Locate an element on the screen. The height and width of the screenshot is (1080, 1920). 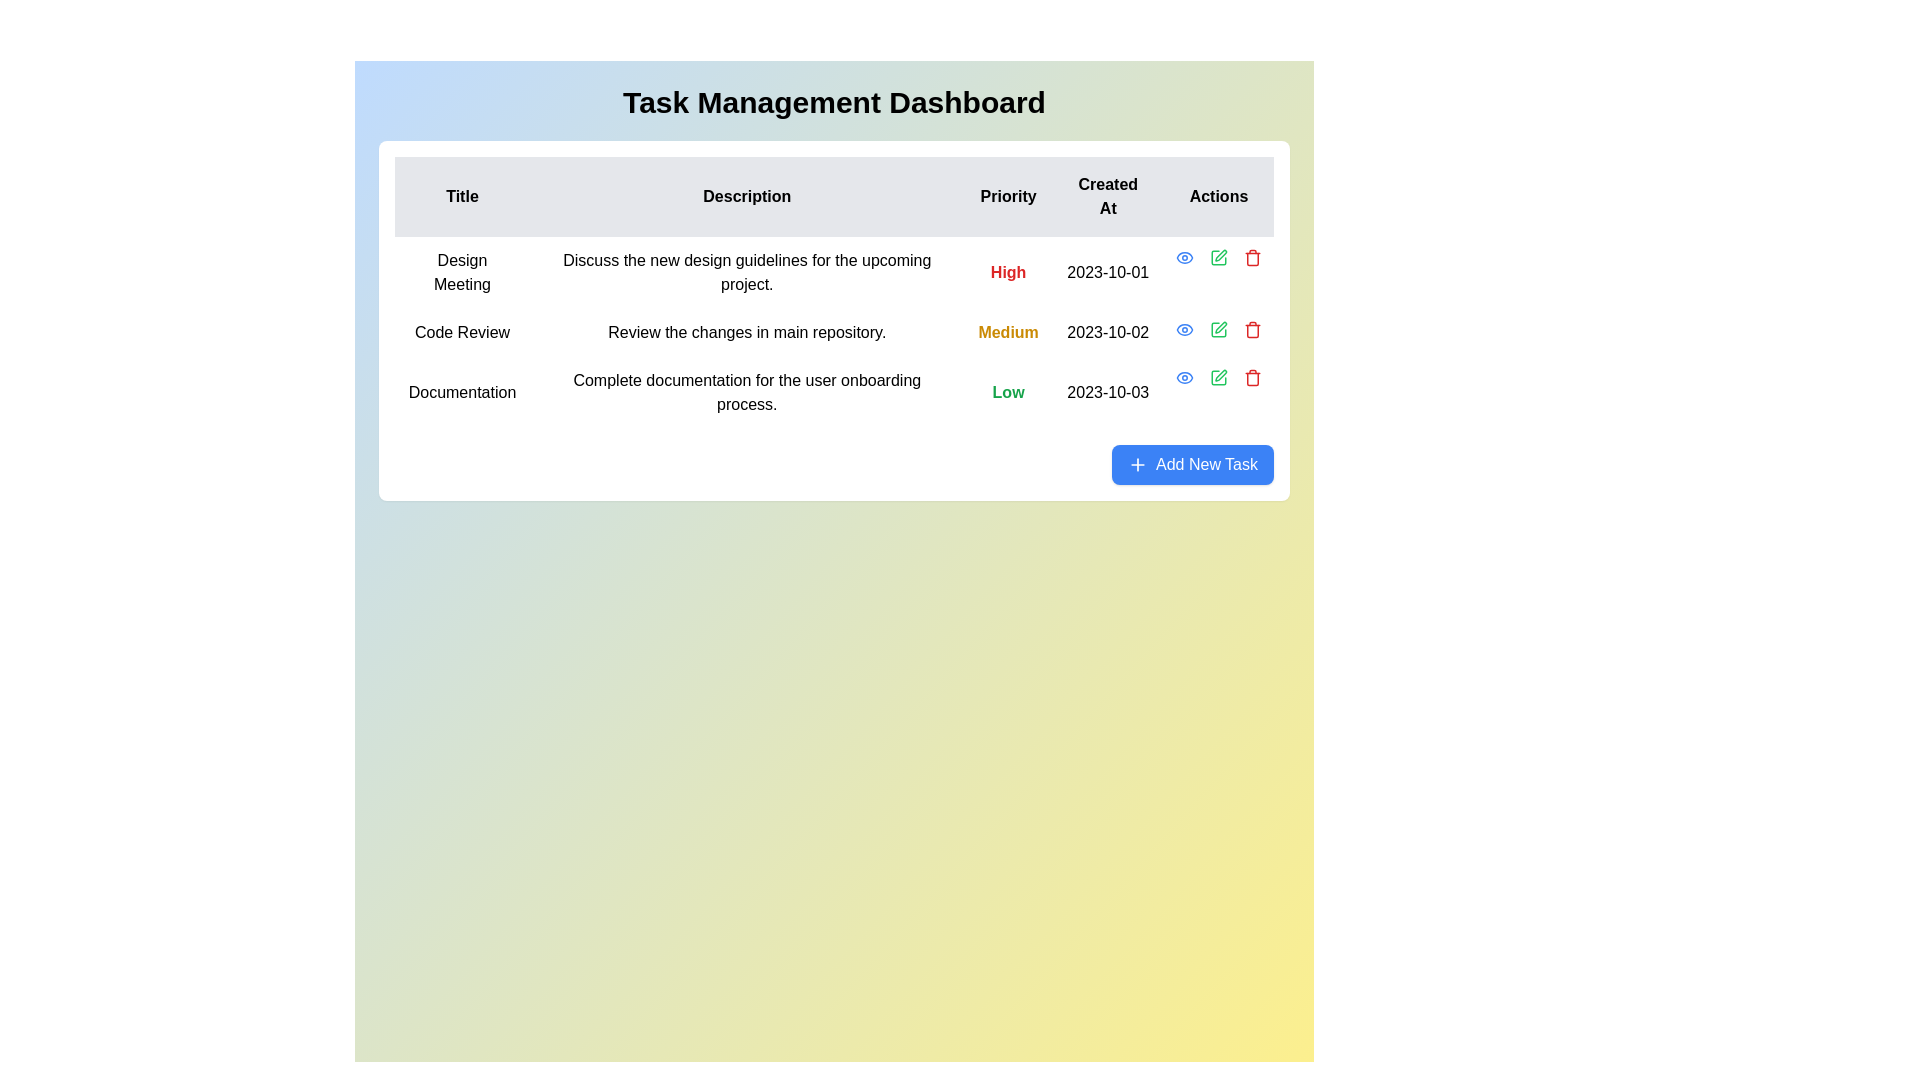
the green pencil icon in the Actions column of the third row of the task management table to initiate an edit action is located at coordinates (1218, 378).